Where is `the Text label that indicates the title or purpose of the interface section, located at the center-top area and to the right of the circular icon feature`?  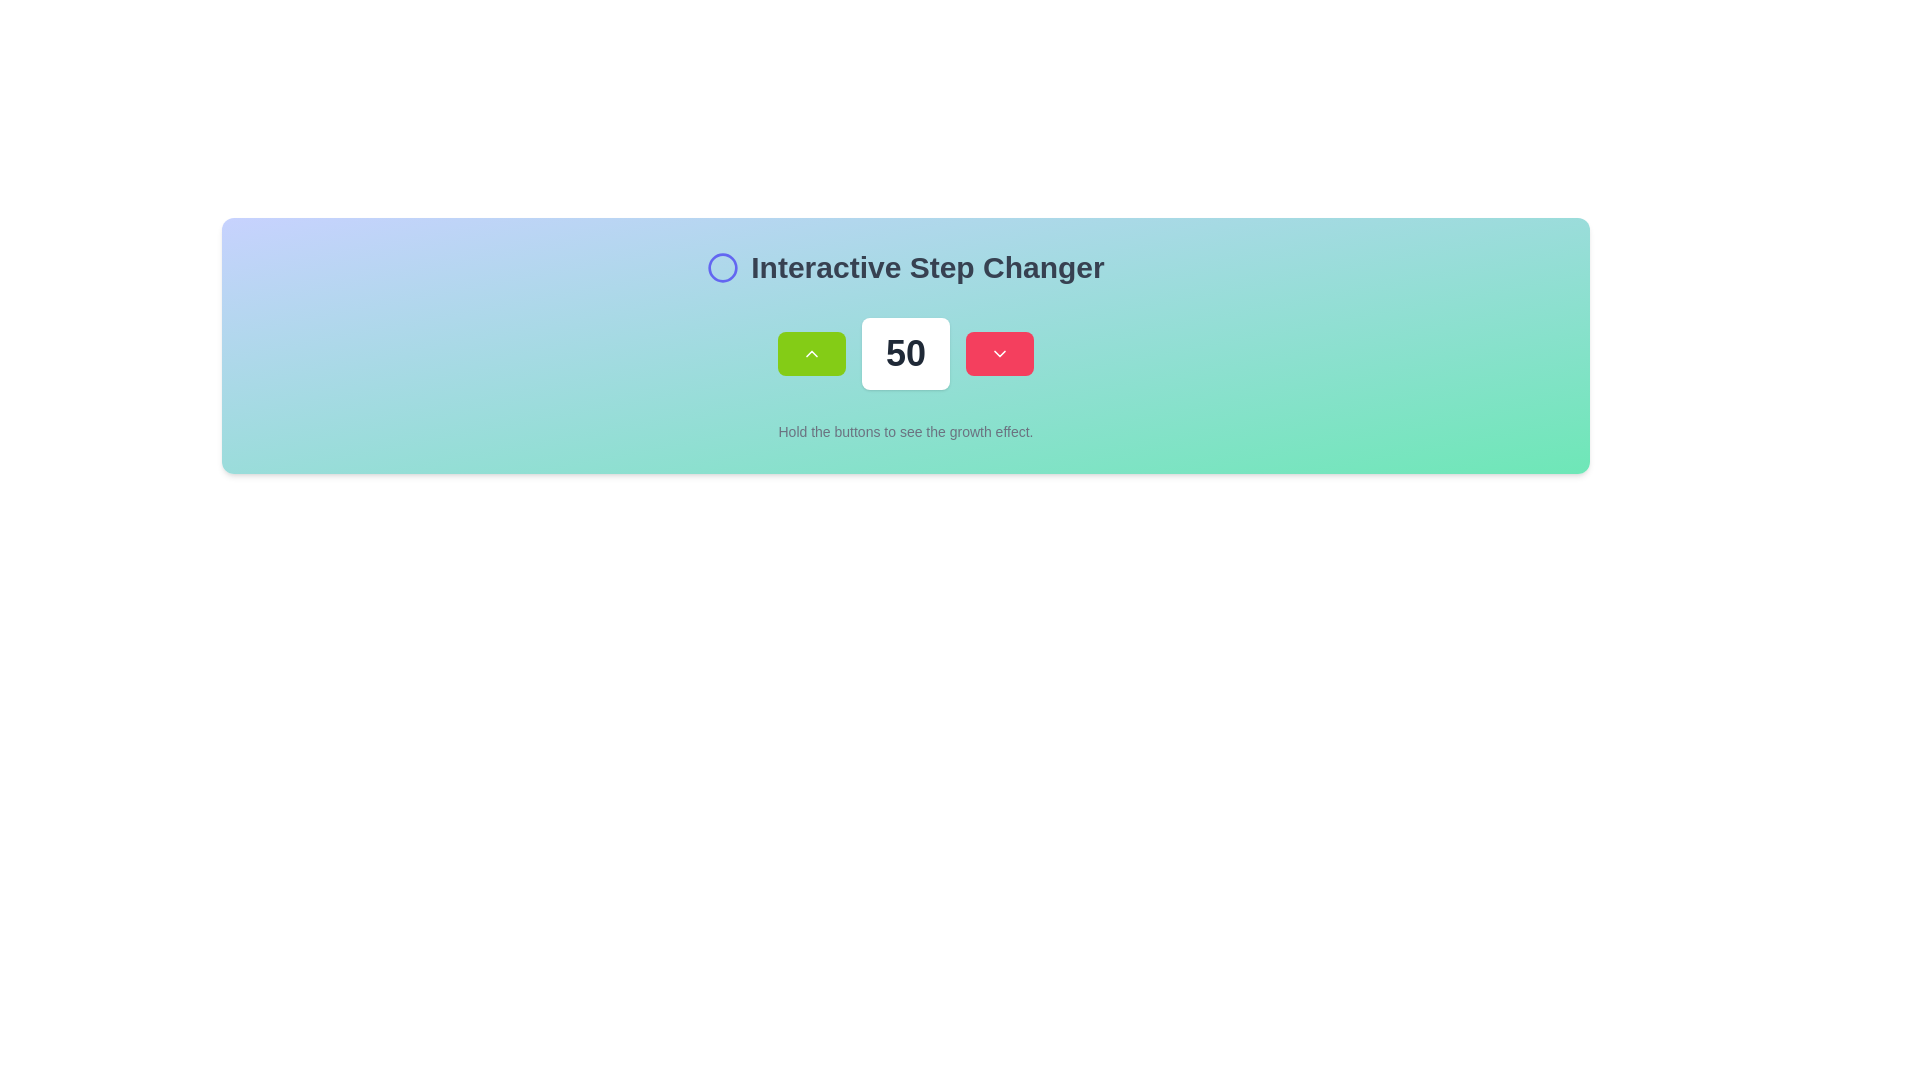 the Text label that indicates the title or purpose of the interface section, located at the center-top area and to the right of the circular icon feature is located at coordinates (926, 266).